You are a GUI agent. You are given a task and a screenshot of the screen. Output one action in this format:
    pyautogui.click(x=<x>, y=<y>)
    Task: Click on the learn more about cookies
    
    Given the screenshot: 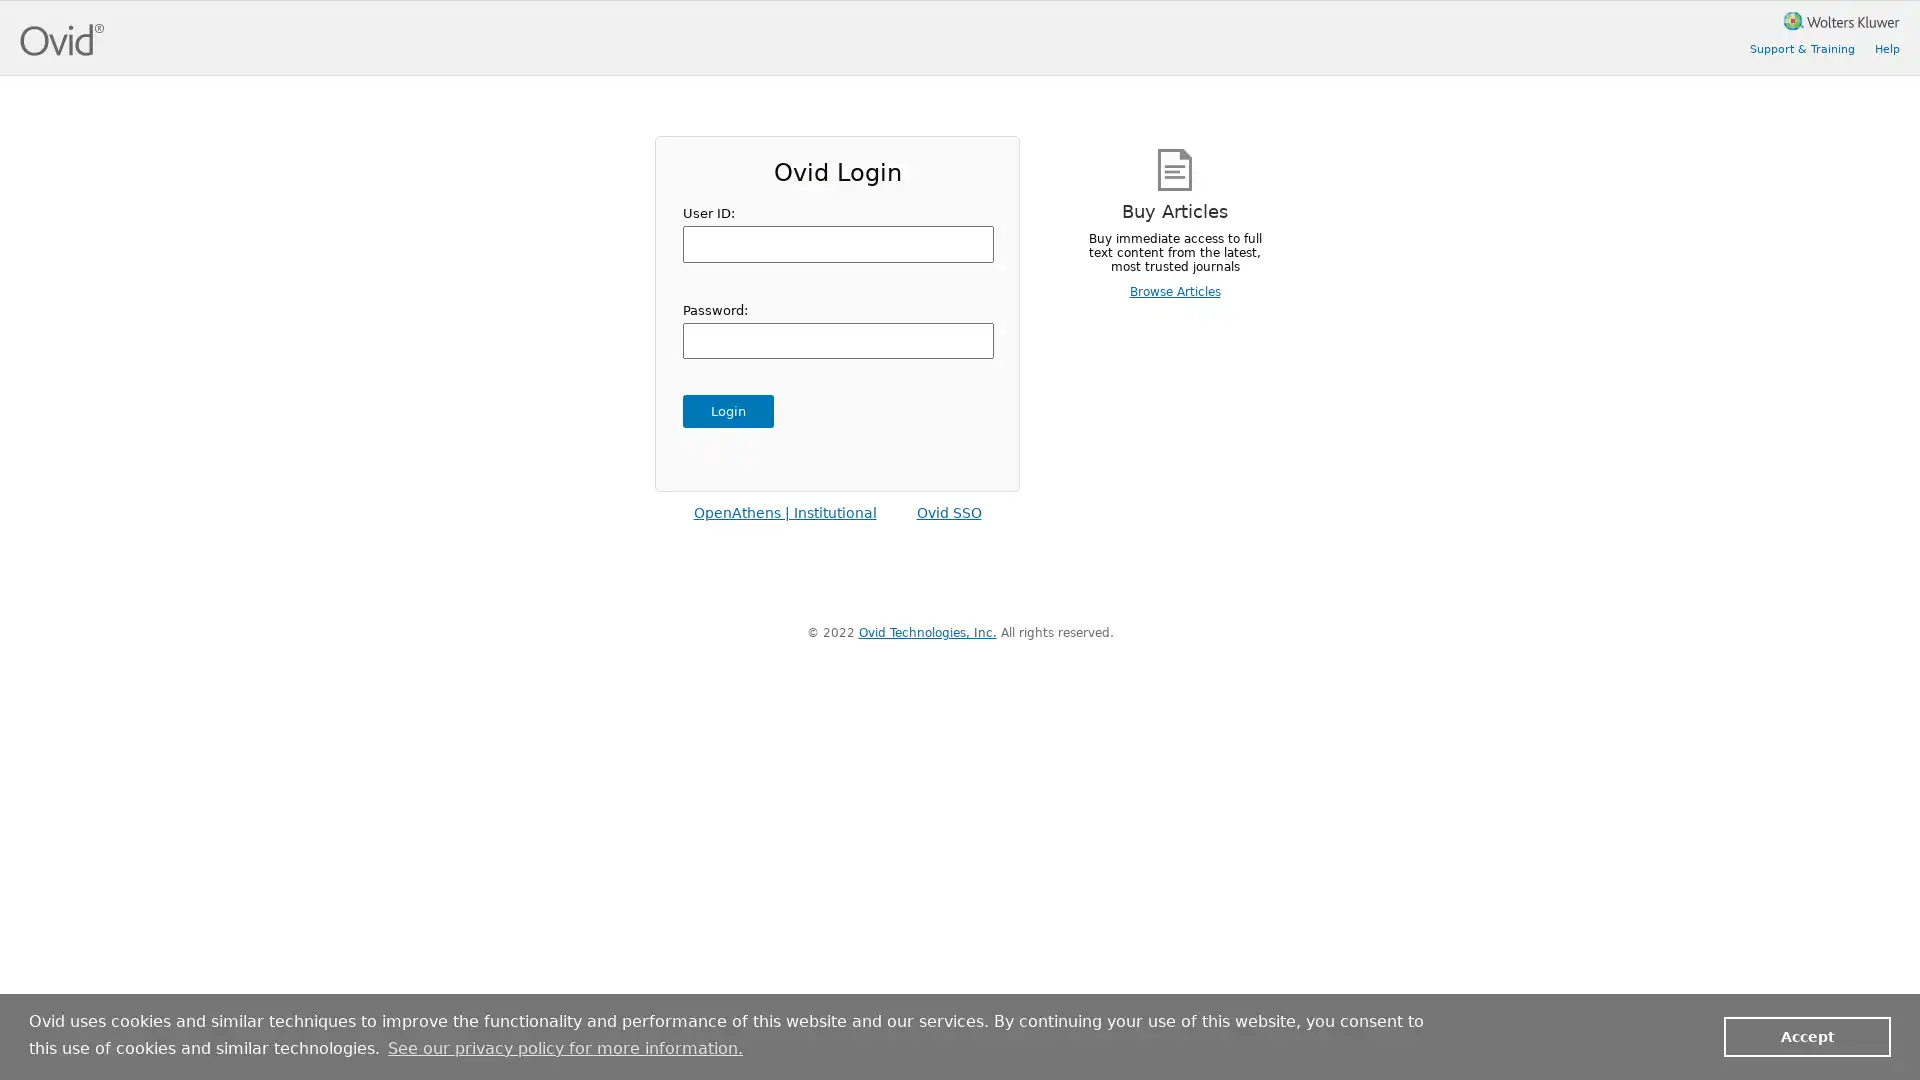 What is the action you would take?
    pyautogui.click(x=564, y=1047)
    